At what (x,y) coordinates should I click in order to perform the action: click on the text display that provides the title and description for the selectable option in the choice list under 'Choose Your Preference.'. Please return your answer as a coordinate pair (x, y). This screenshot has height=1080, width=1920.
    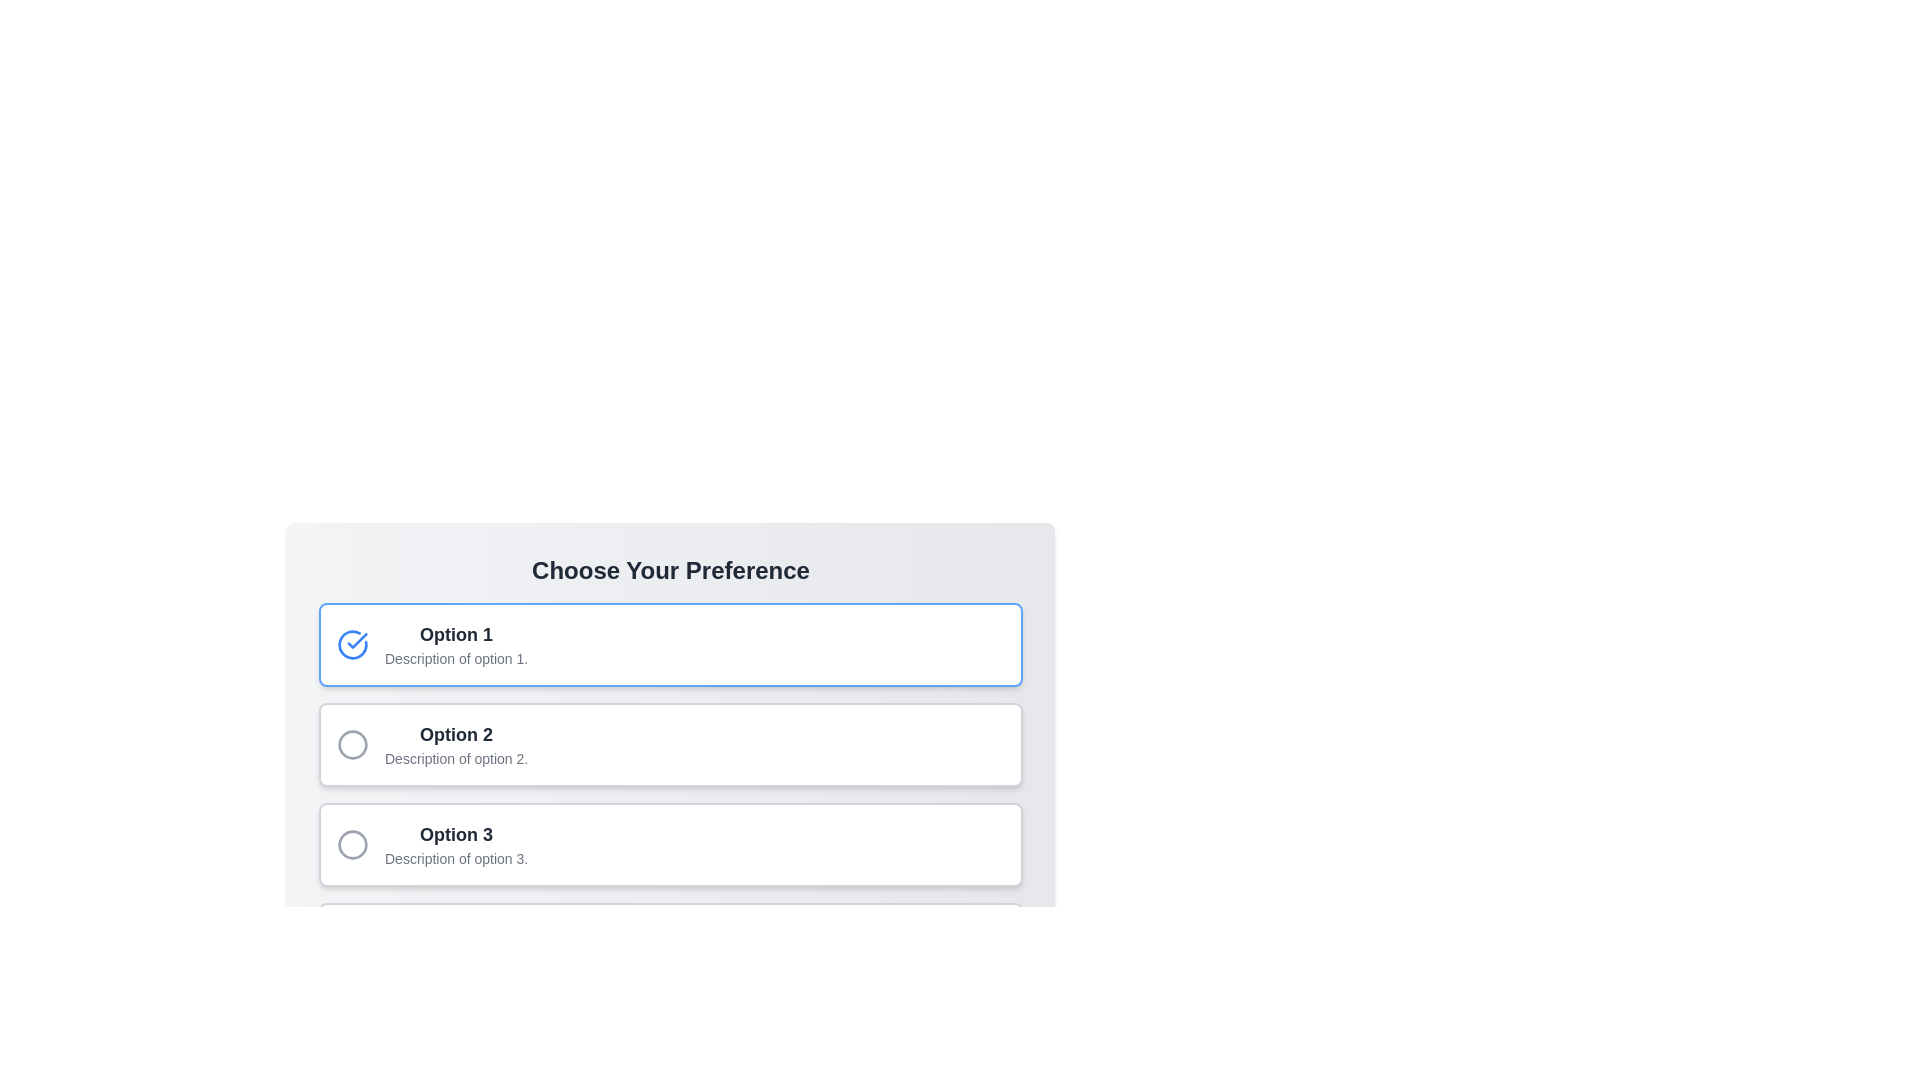
    Looking at the image, I should click on (455, 644).